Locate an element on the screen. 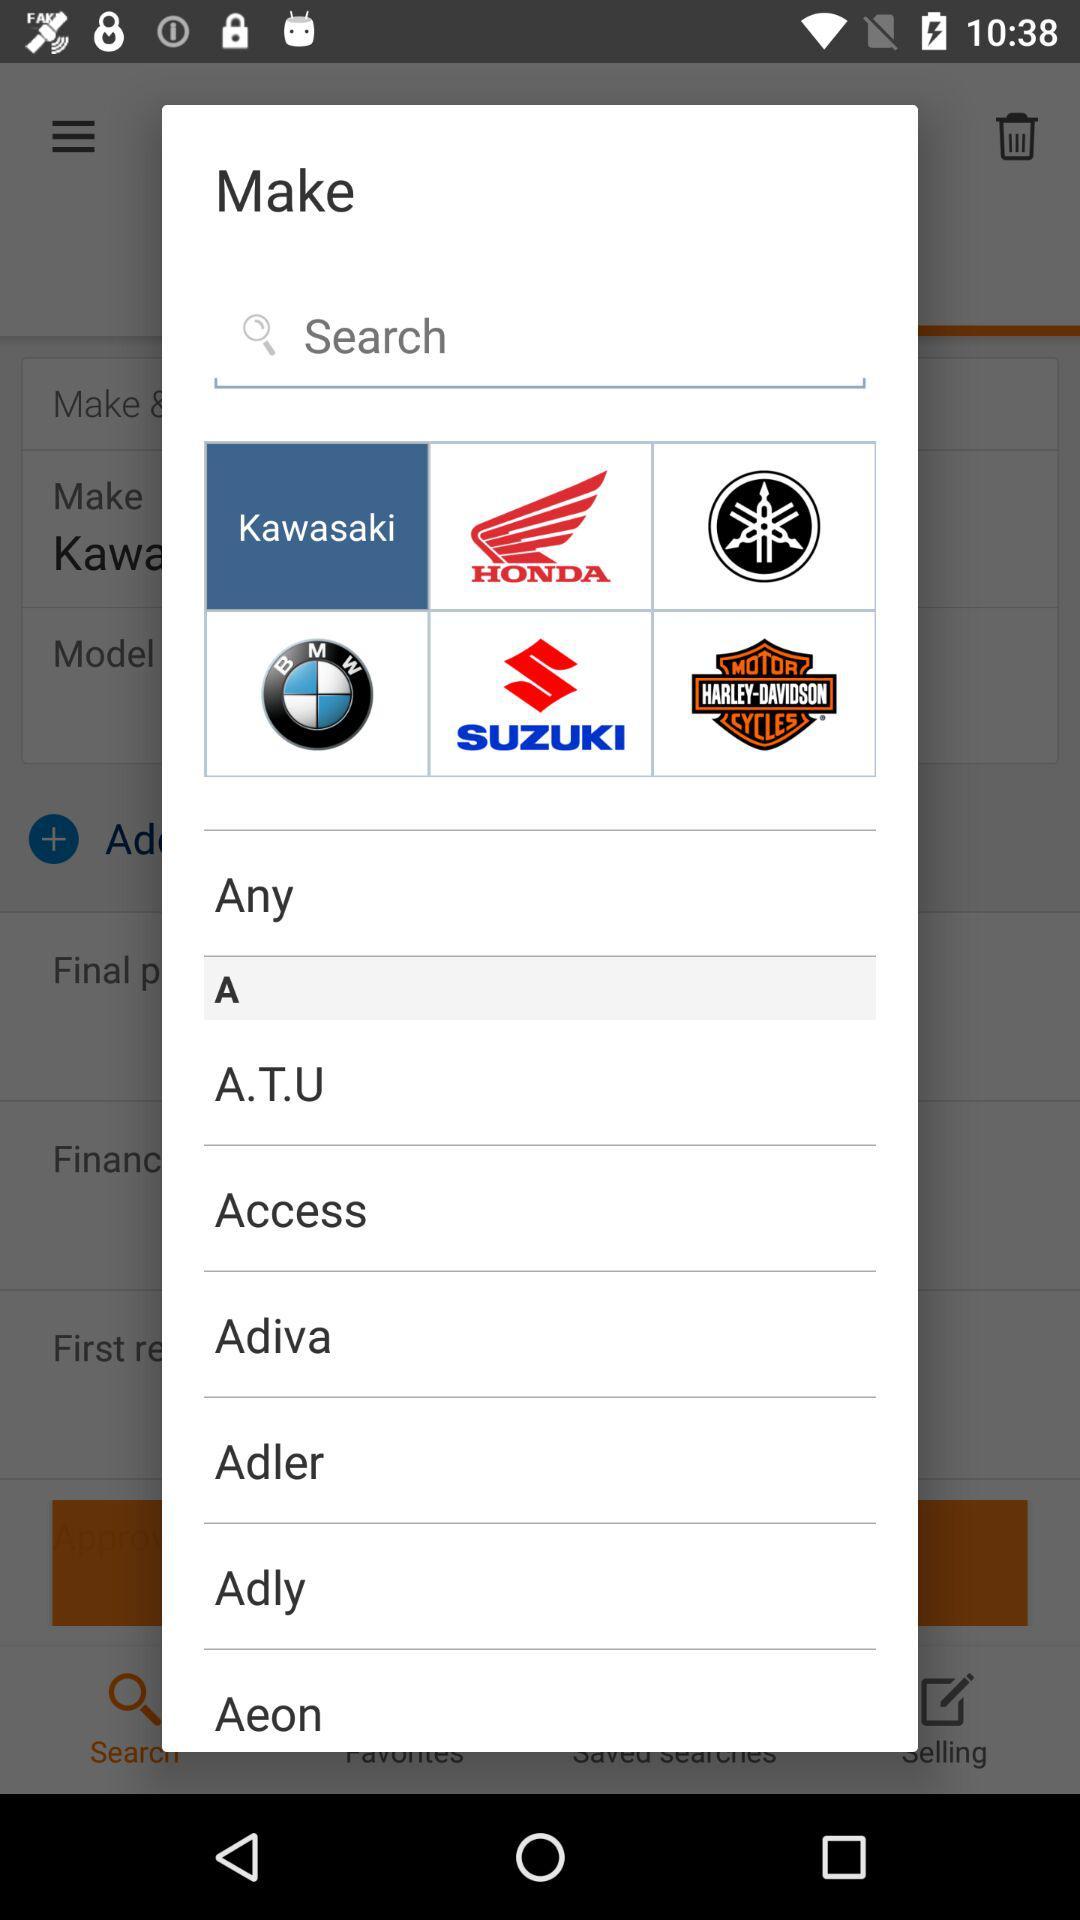  search bar is located at coordinates (540, 336).